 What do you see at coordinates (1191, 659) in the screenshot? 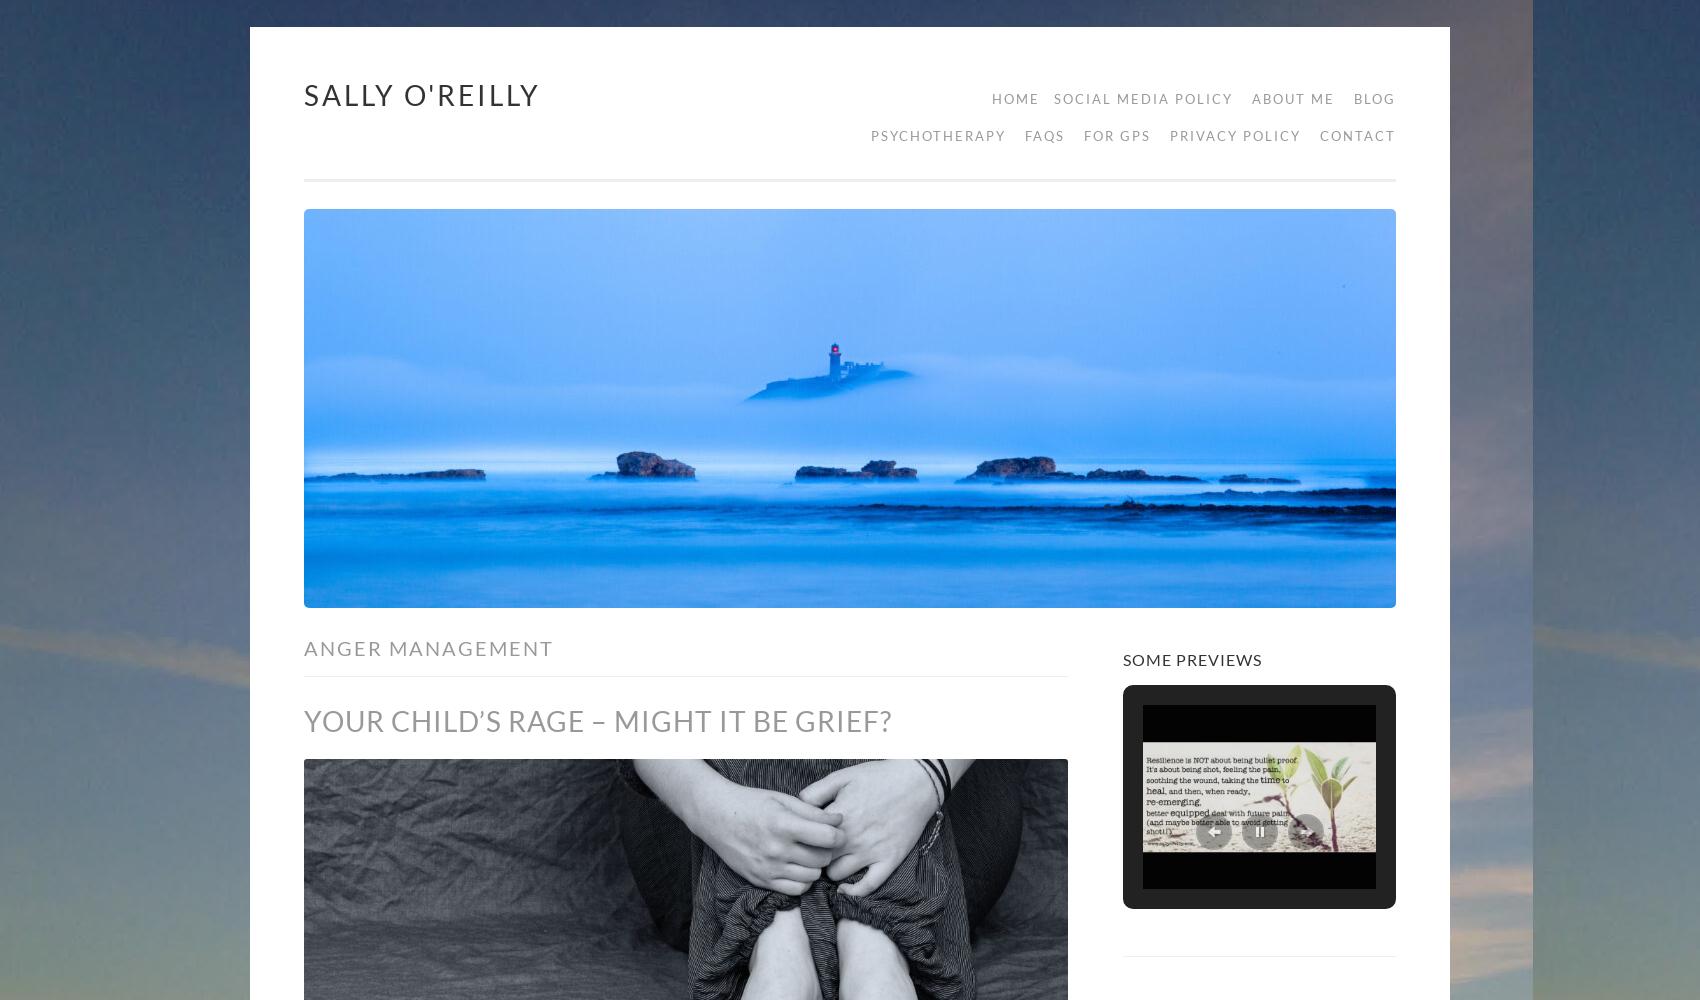
I see `'Some previews'` at bounding box center [1191, 659].